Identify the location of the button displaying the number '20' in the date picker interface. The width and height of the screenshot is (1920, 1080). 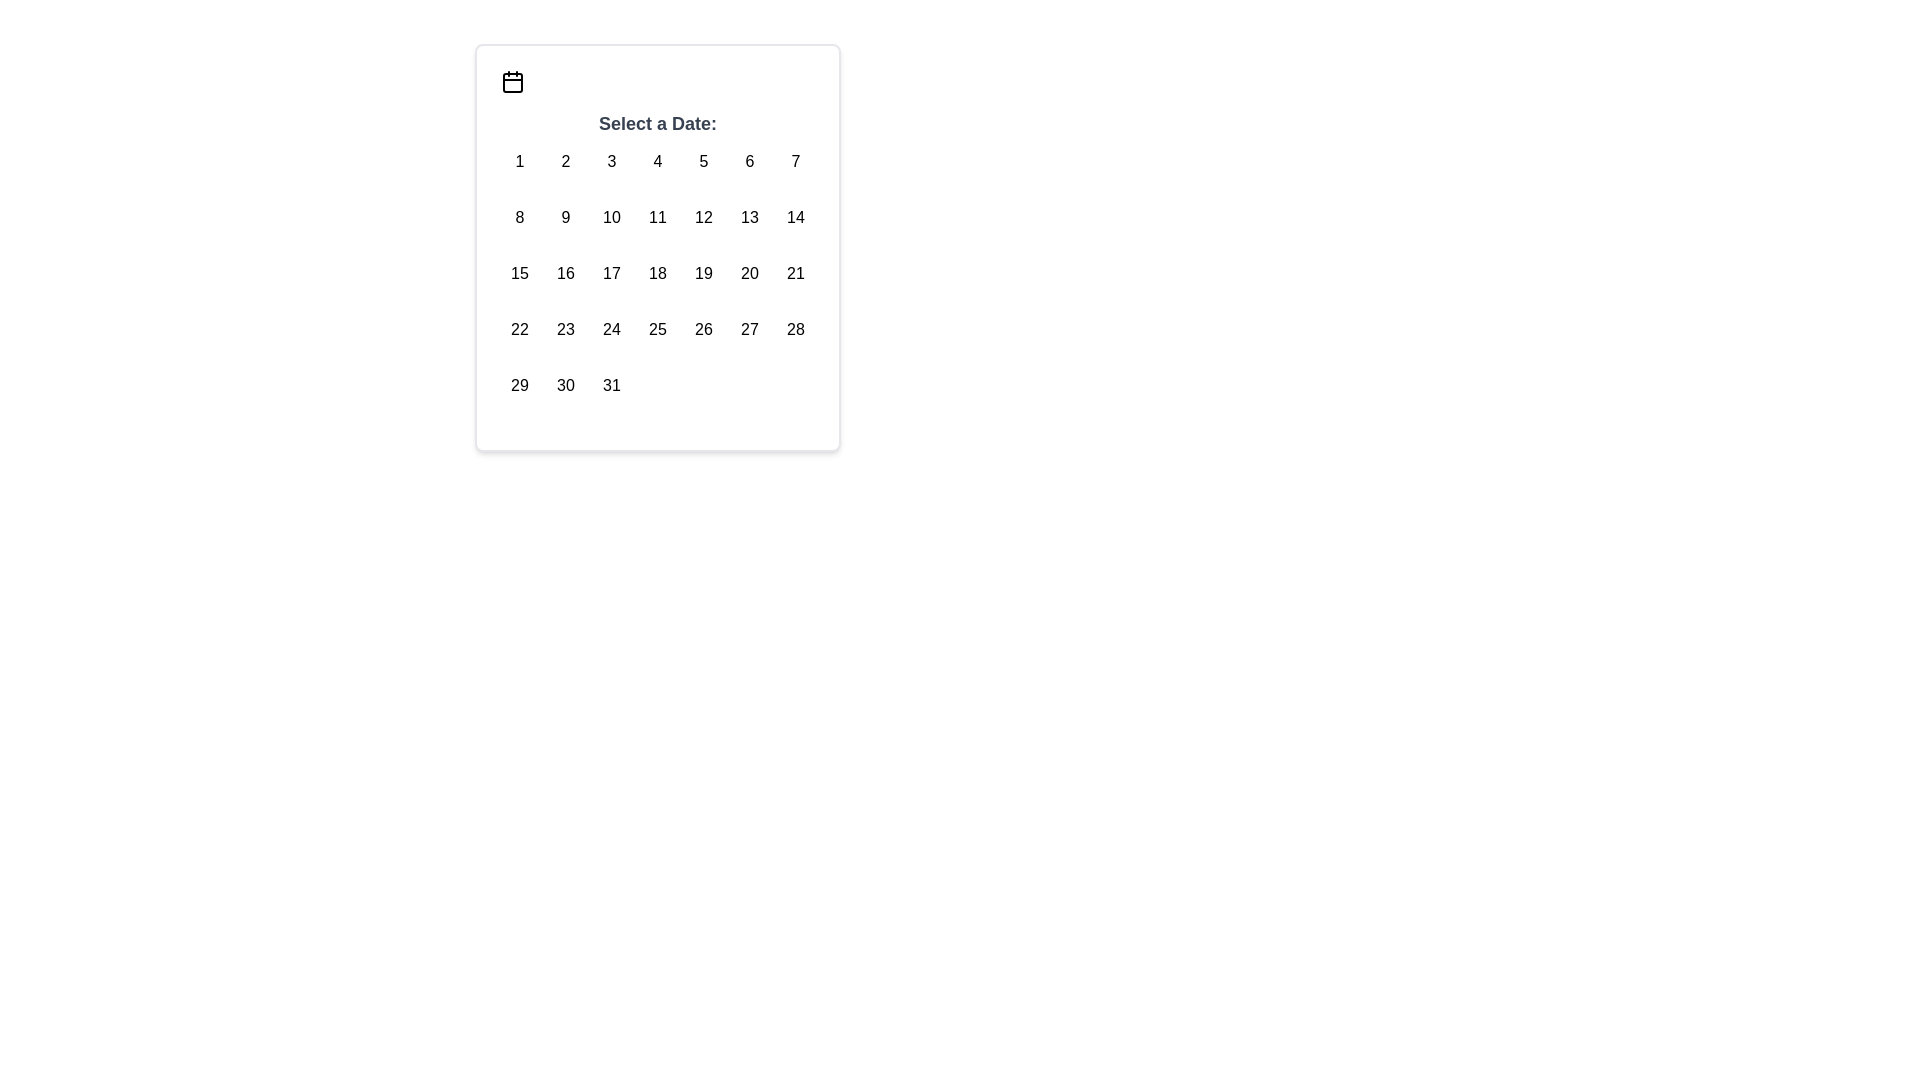
(748, 273).